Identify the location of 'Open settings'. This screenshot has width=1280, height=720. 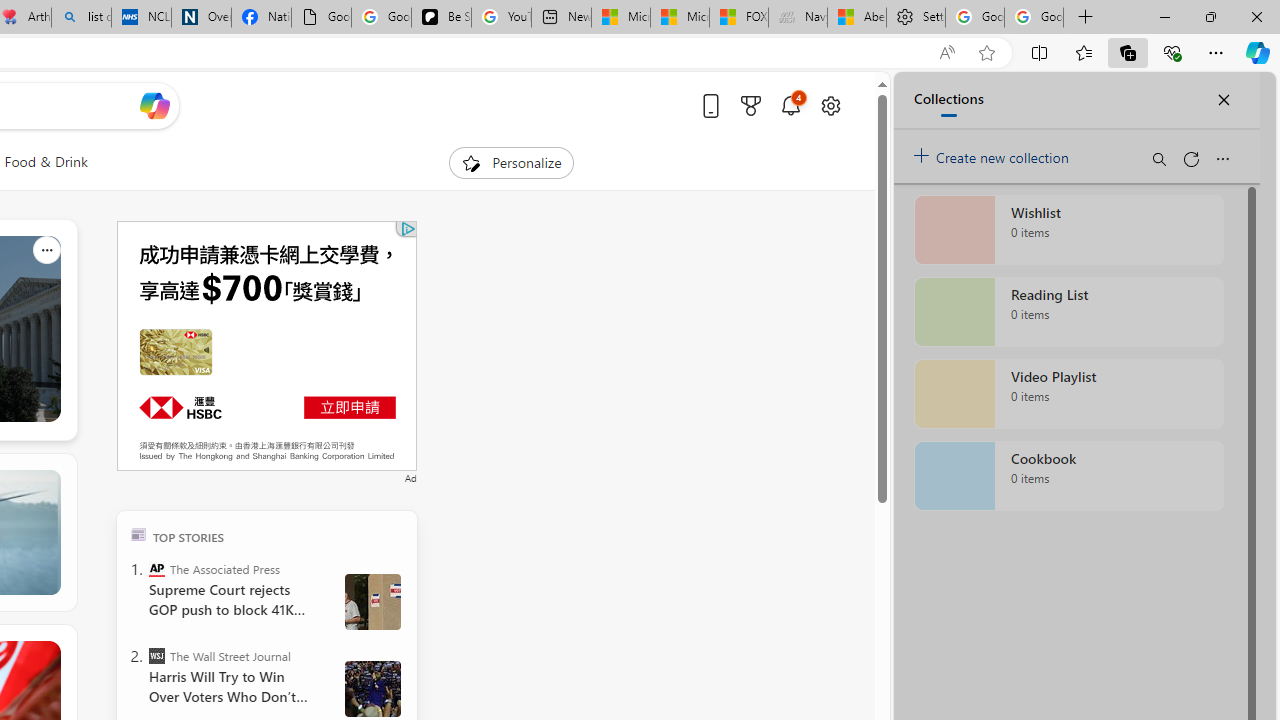
(830, 105).